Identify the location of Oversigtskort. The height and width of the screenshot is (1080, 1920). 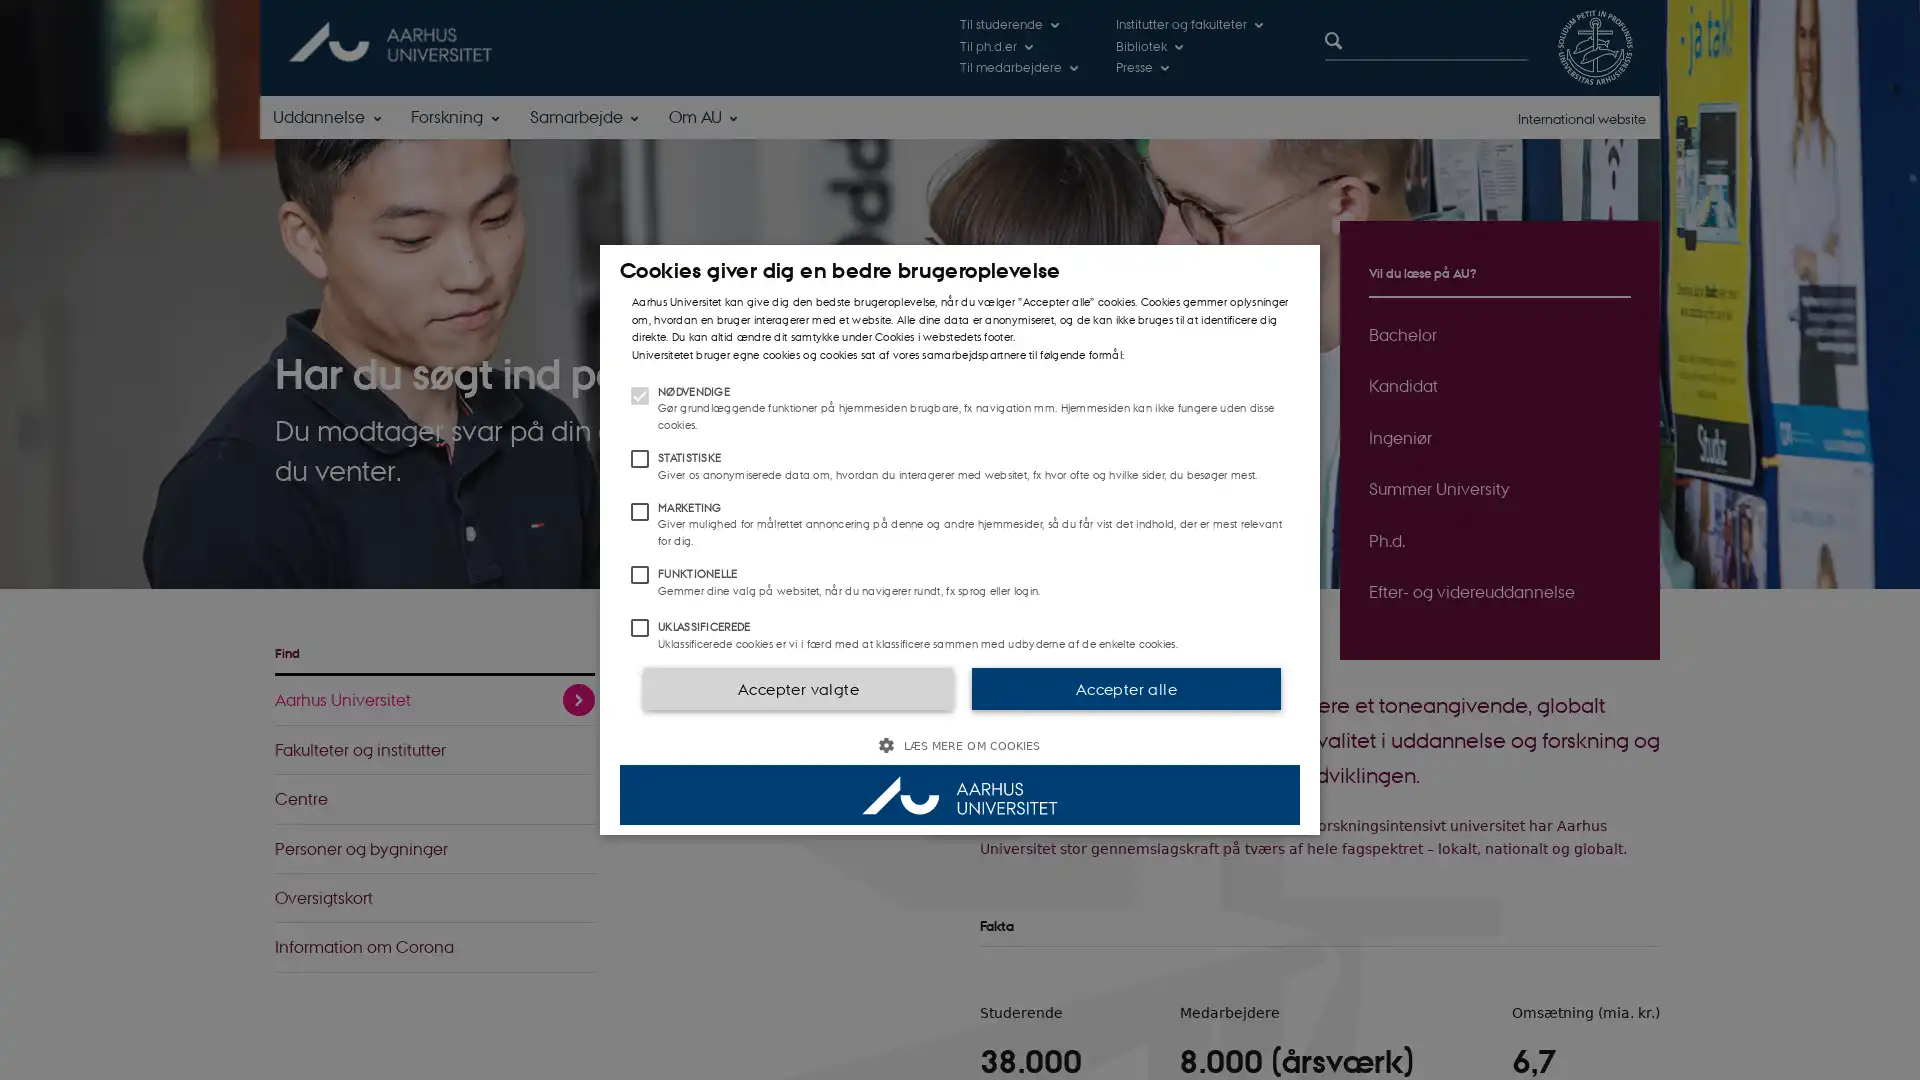
(434, 896).